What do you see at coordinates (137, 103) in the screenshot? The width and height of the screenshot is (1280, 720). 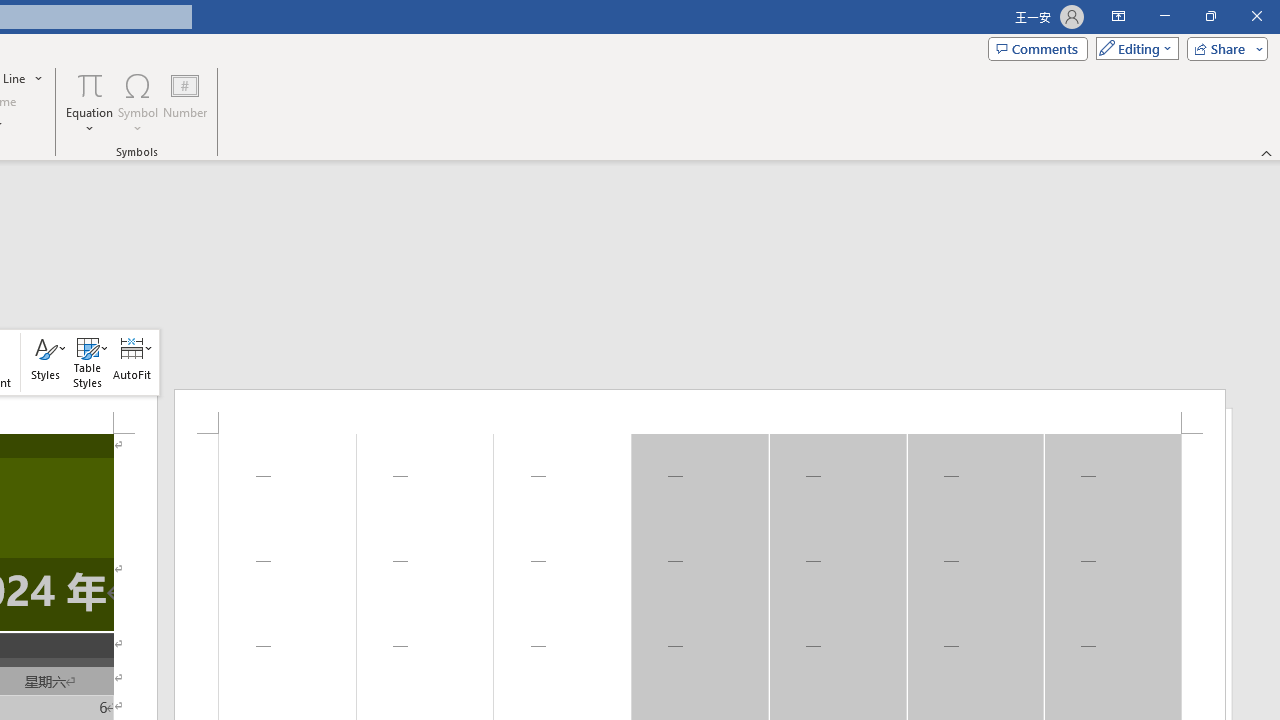 I see `'Symbol'` at bounding box center [137, 103].